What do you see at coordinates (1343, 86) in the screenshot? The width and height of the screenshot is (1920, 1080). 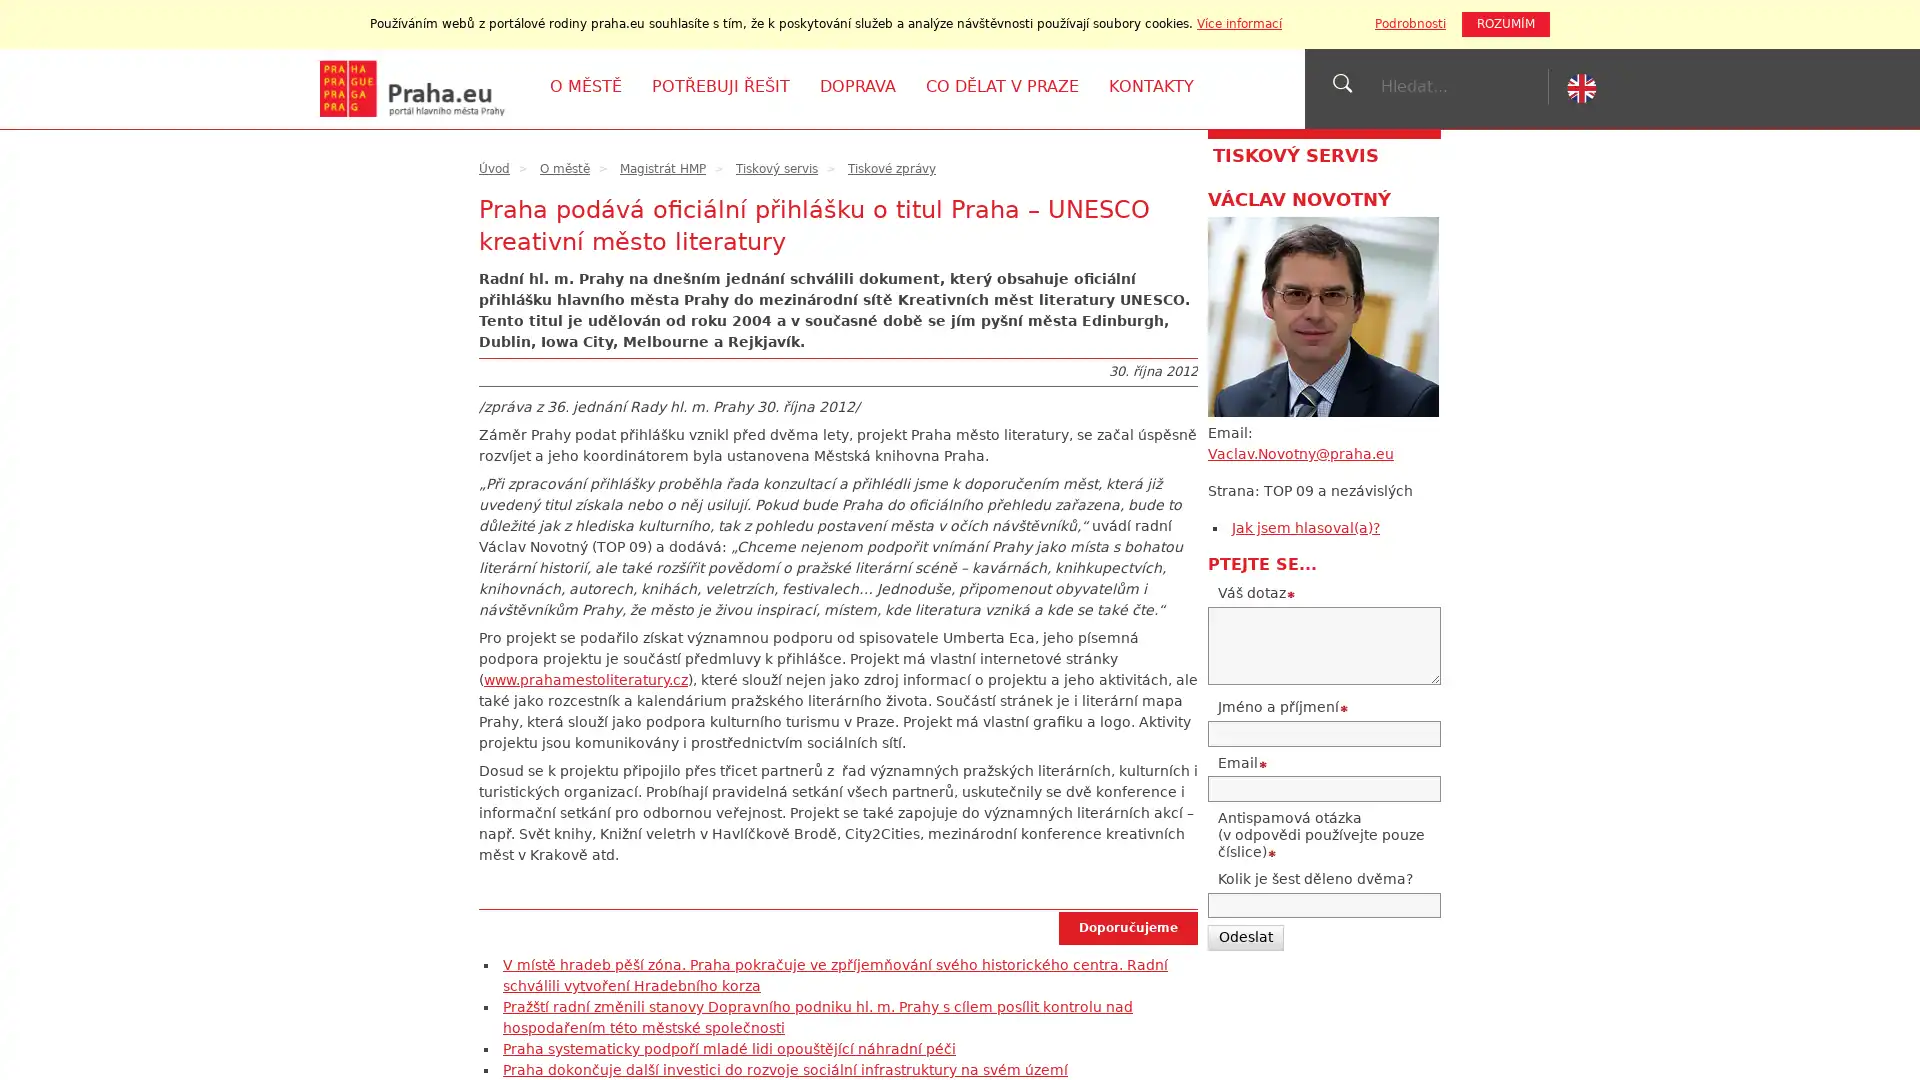 I see `jVyhledat` at bounding box center [1343, 86].